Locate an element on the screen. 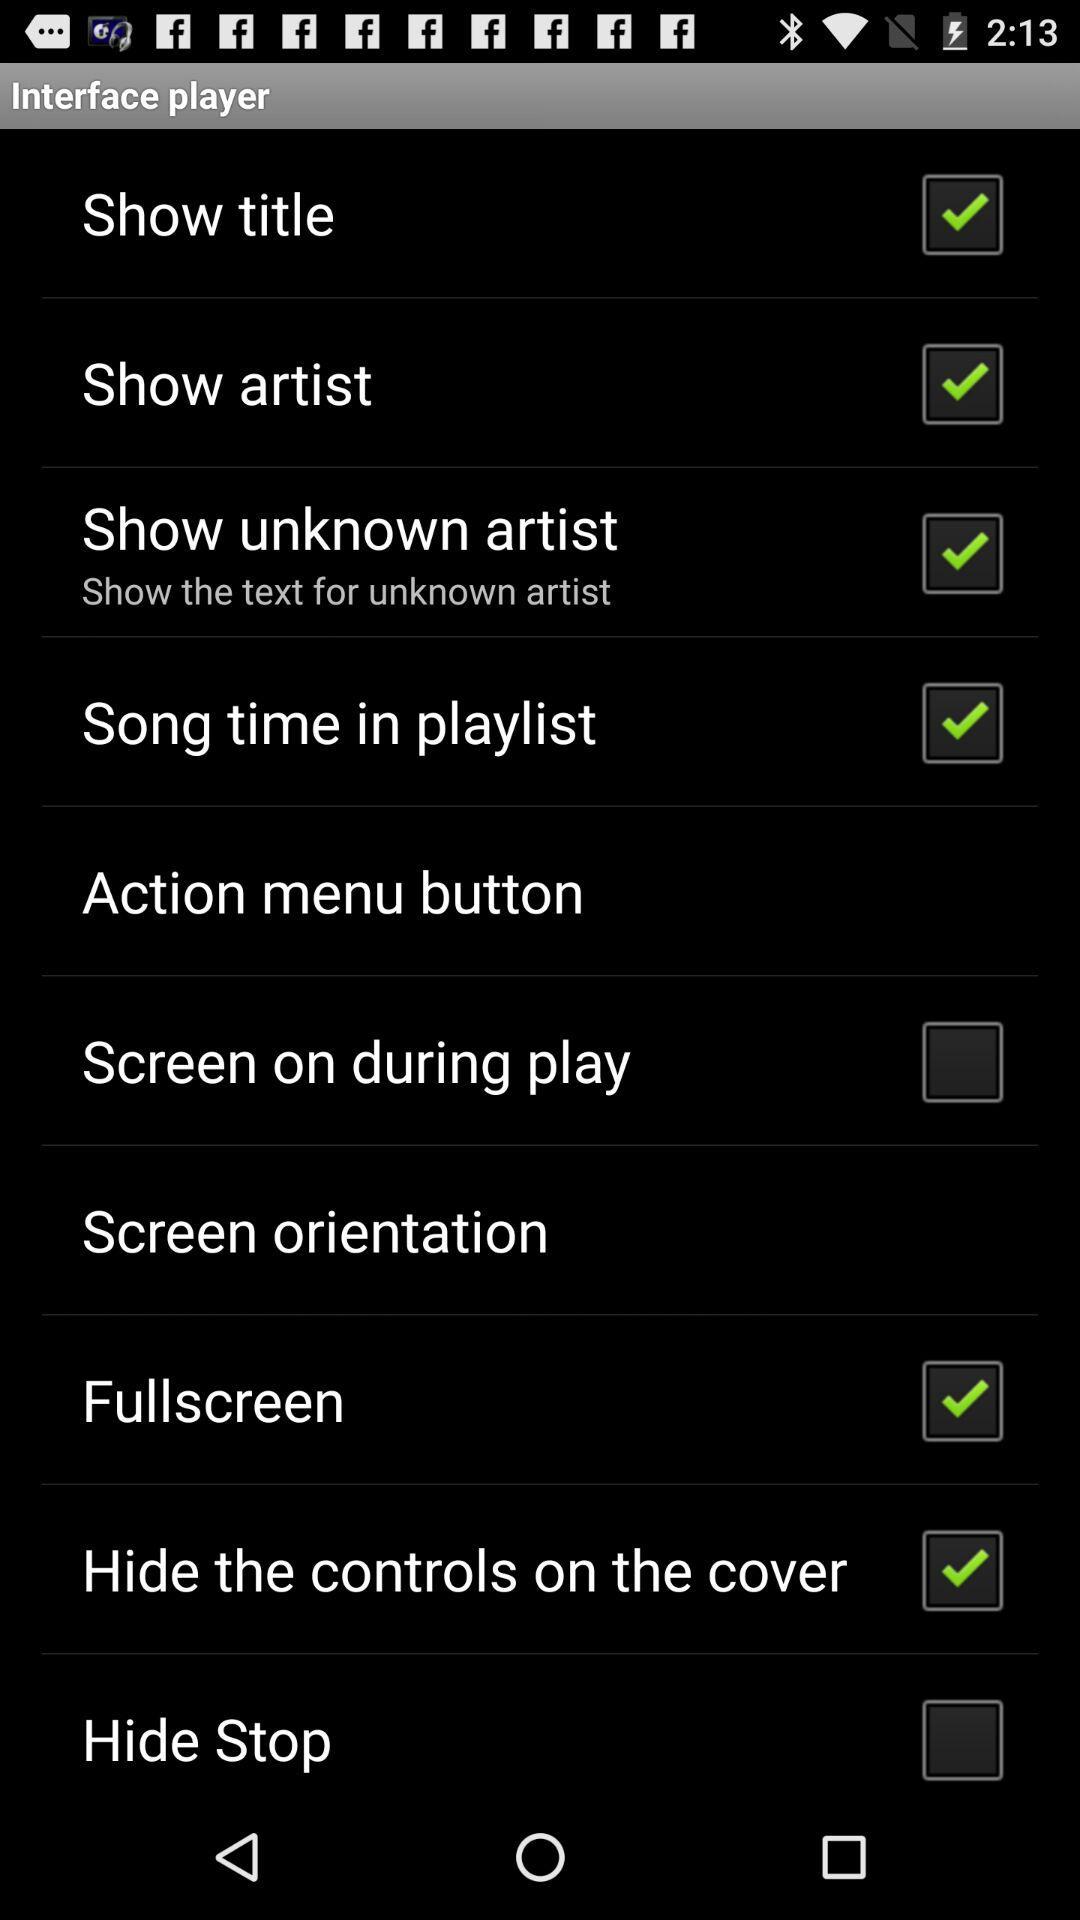 The width and height of the screenshot is (1080, 1920). the show the text icon is located at coordinates (345, 589).